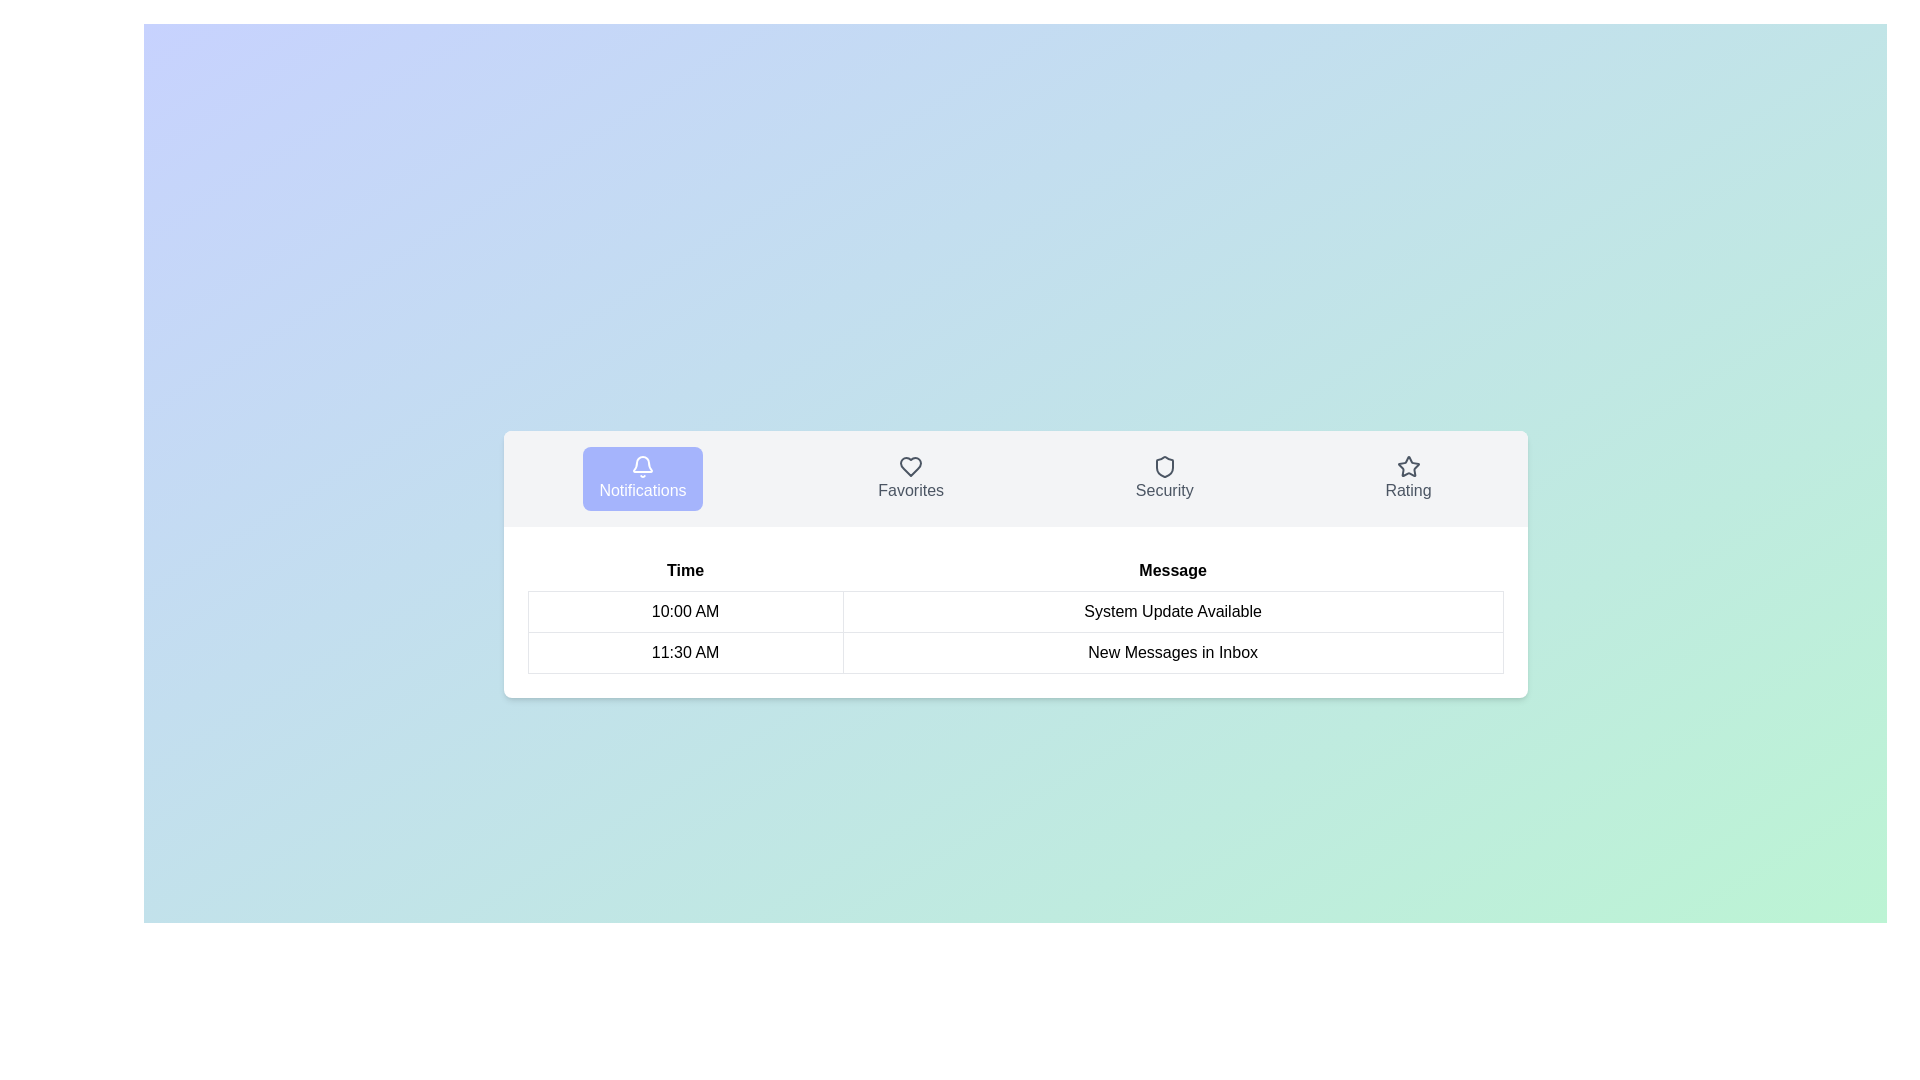 This screenshot has height=1080, width=1920. I want to click on star icon located in the 'Rating' section of the navigation bar, which is visually distinctive with its outlined five-point shape, so click(1407, 466).